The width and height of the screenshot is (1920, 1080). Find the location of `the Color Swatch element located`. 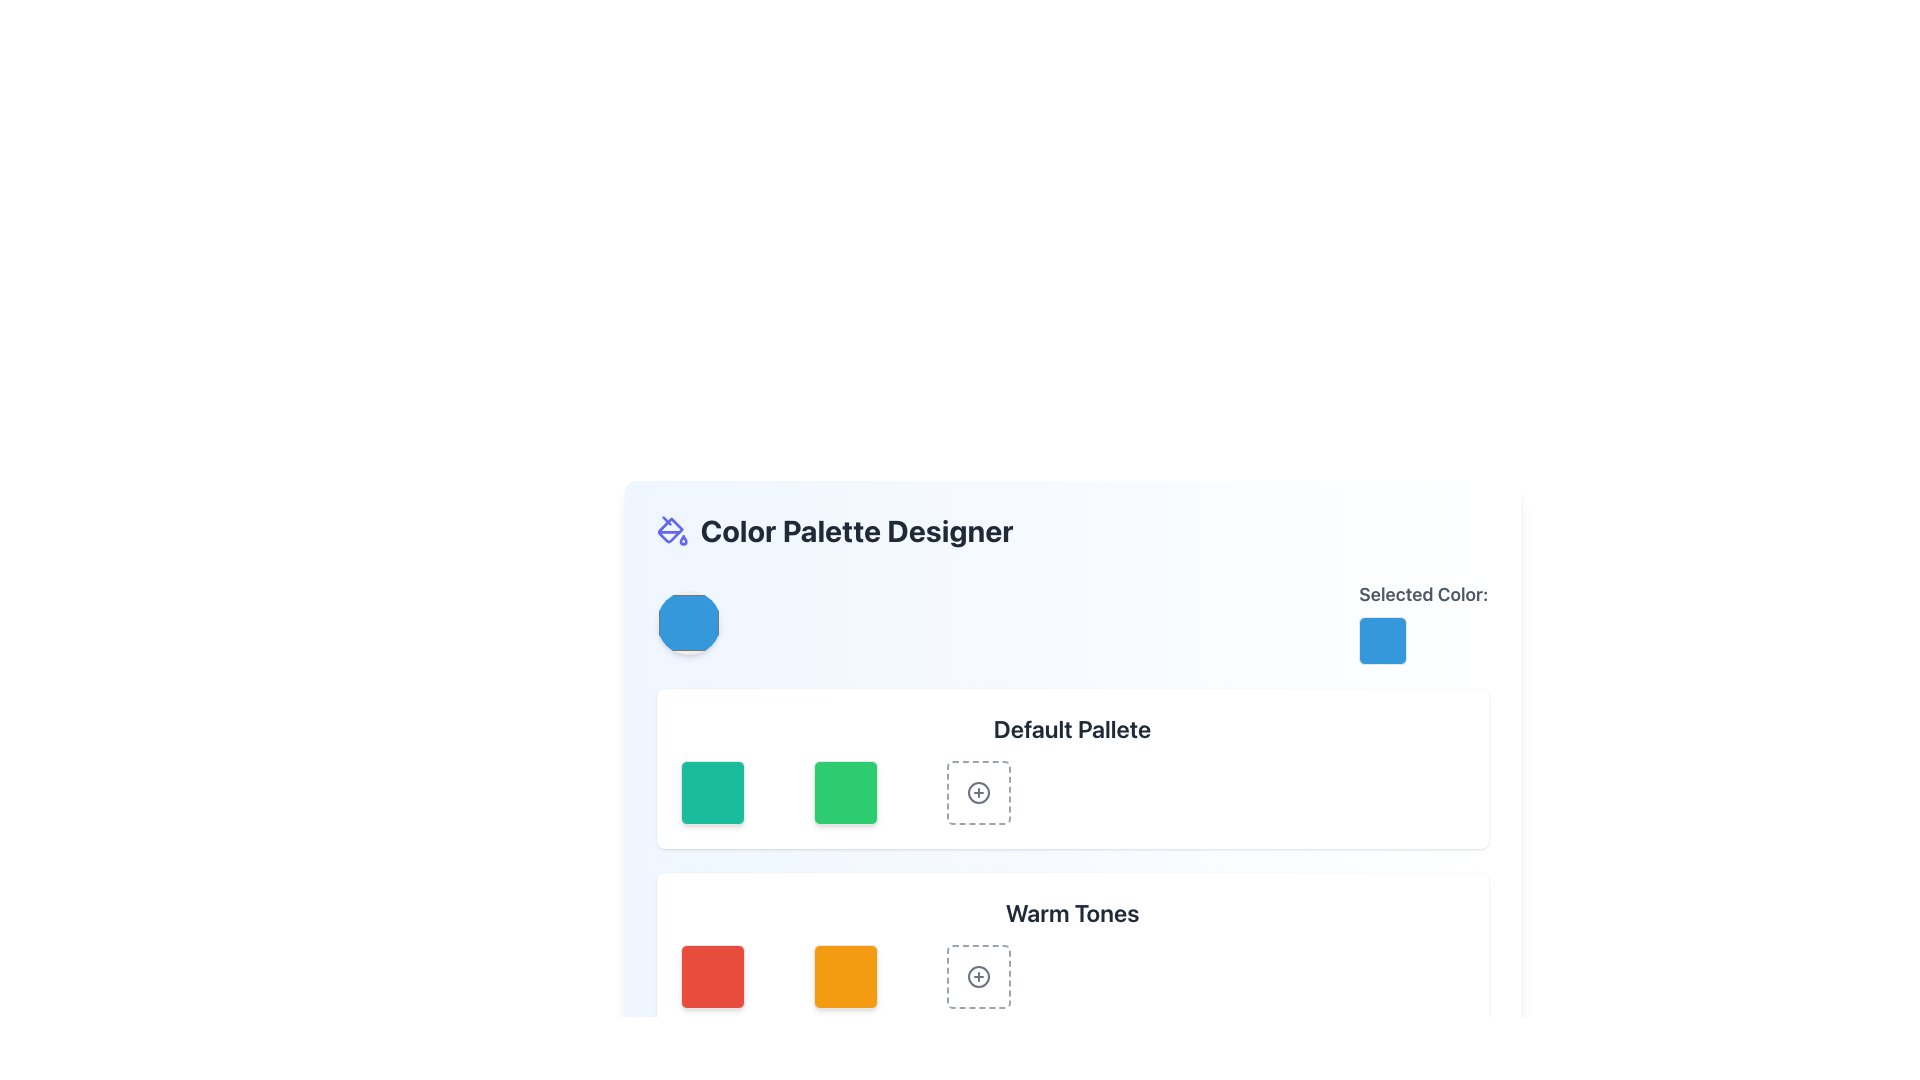

the Color Swatch element located is located at coordinates (688, 622).